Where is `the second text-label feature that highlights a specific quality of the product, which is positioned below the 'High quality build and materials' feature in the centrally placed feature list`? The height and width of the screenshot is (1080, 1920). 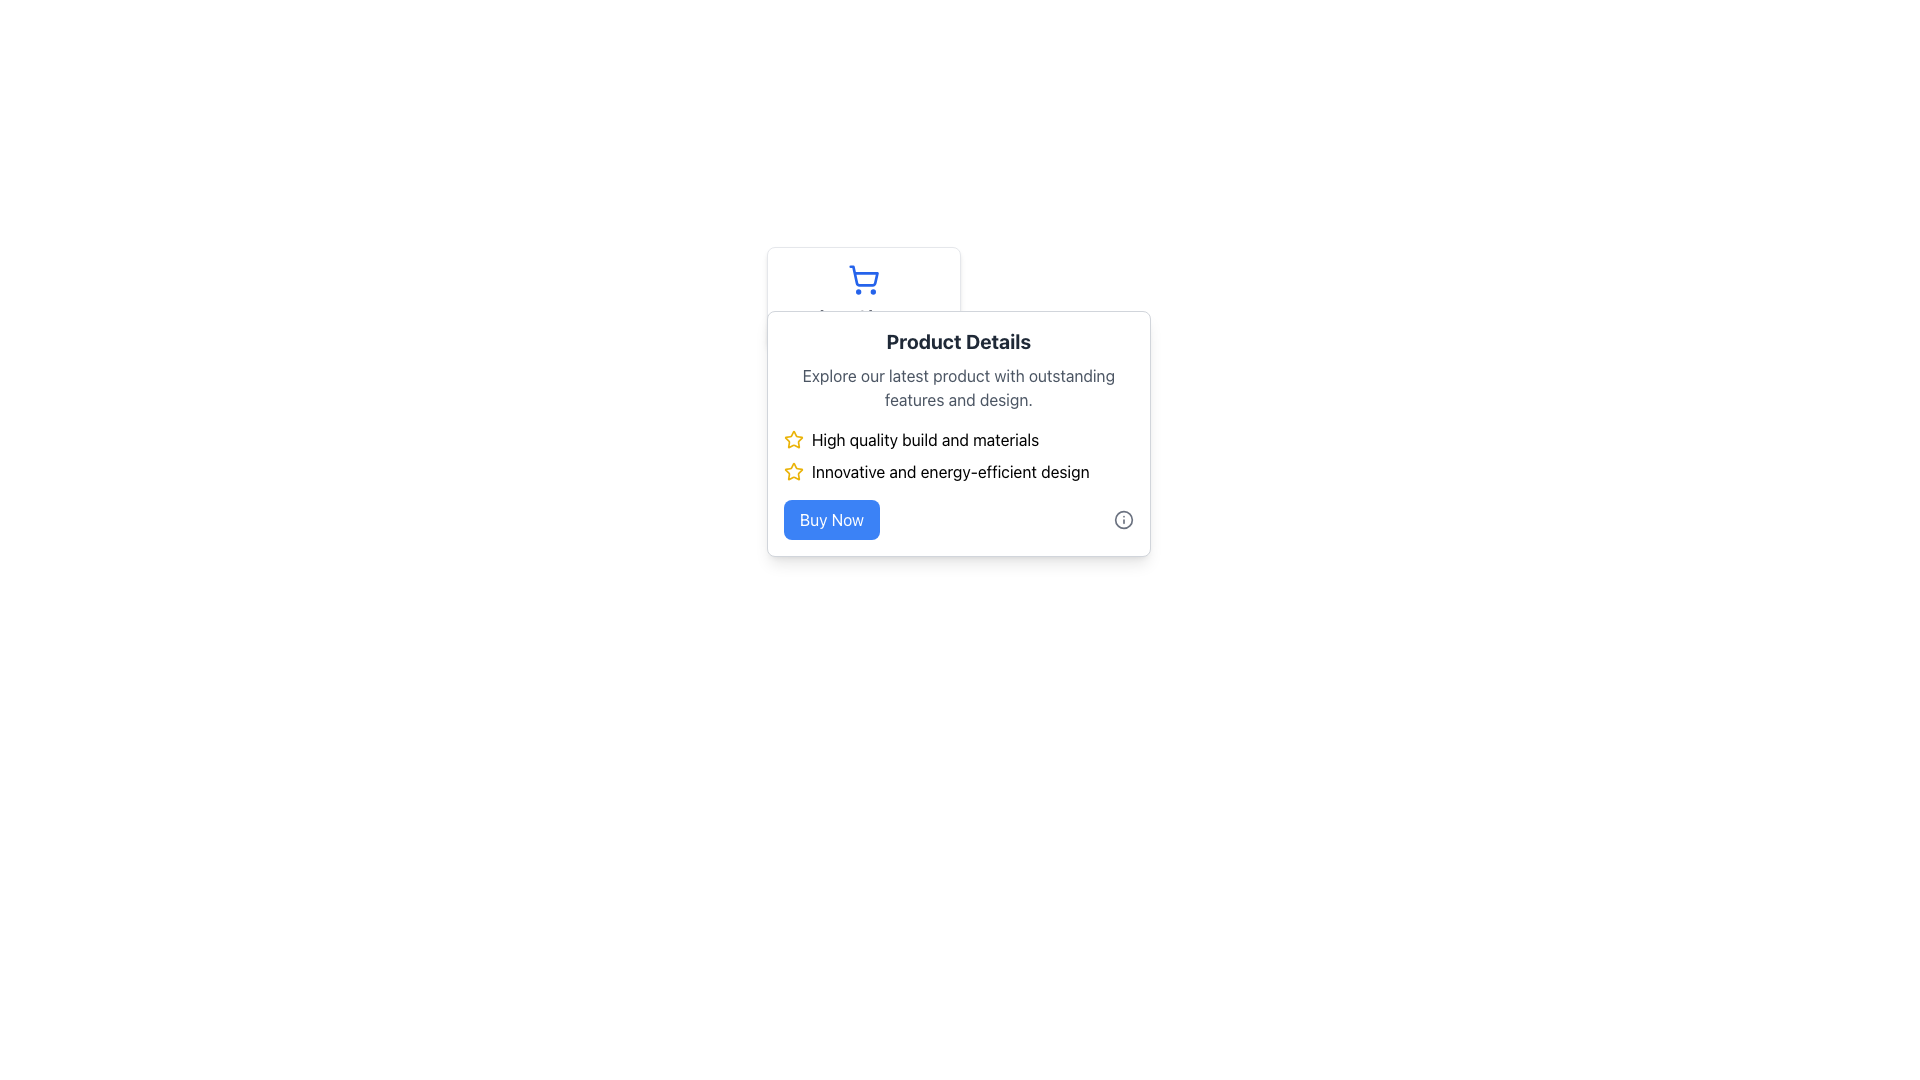
the second text-label feature that highlights a specific quality of the product, which is positioned below the 'High quality build and materials' feature in the centrally placed feature list is located at coordinates (957, 471).